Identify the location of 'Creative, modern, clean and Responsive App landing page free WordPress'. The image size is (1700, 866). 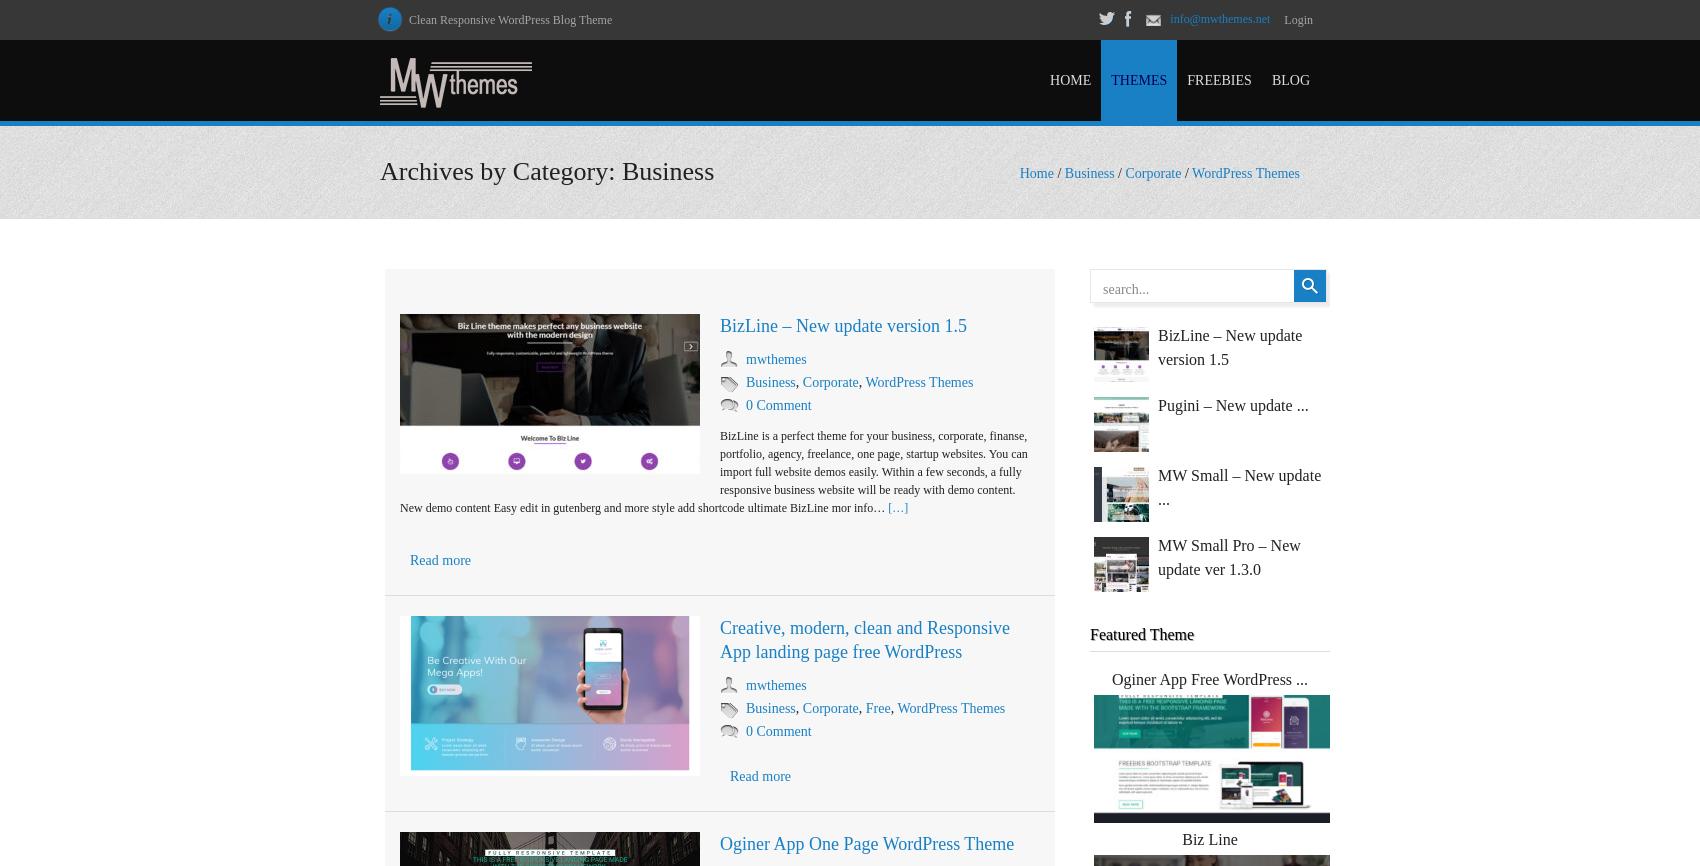
(719, 639).